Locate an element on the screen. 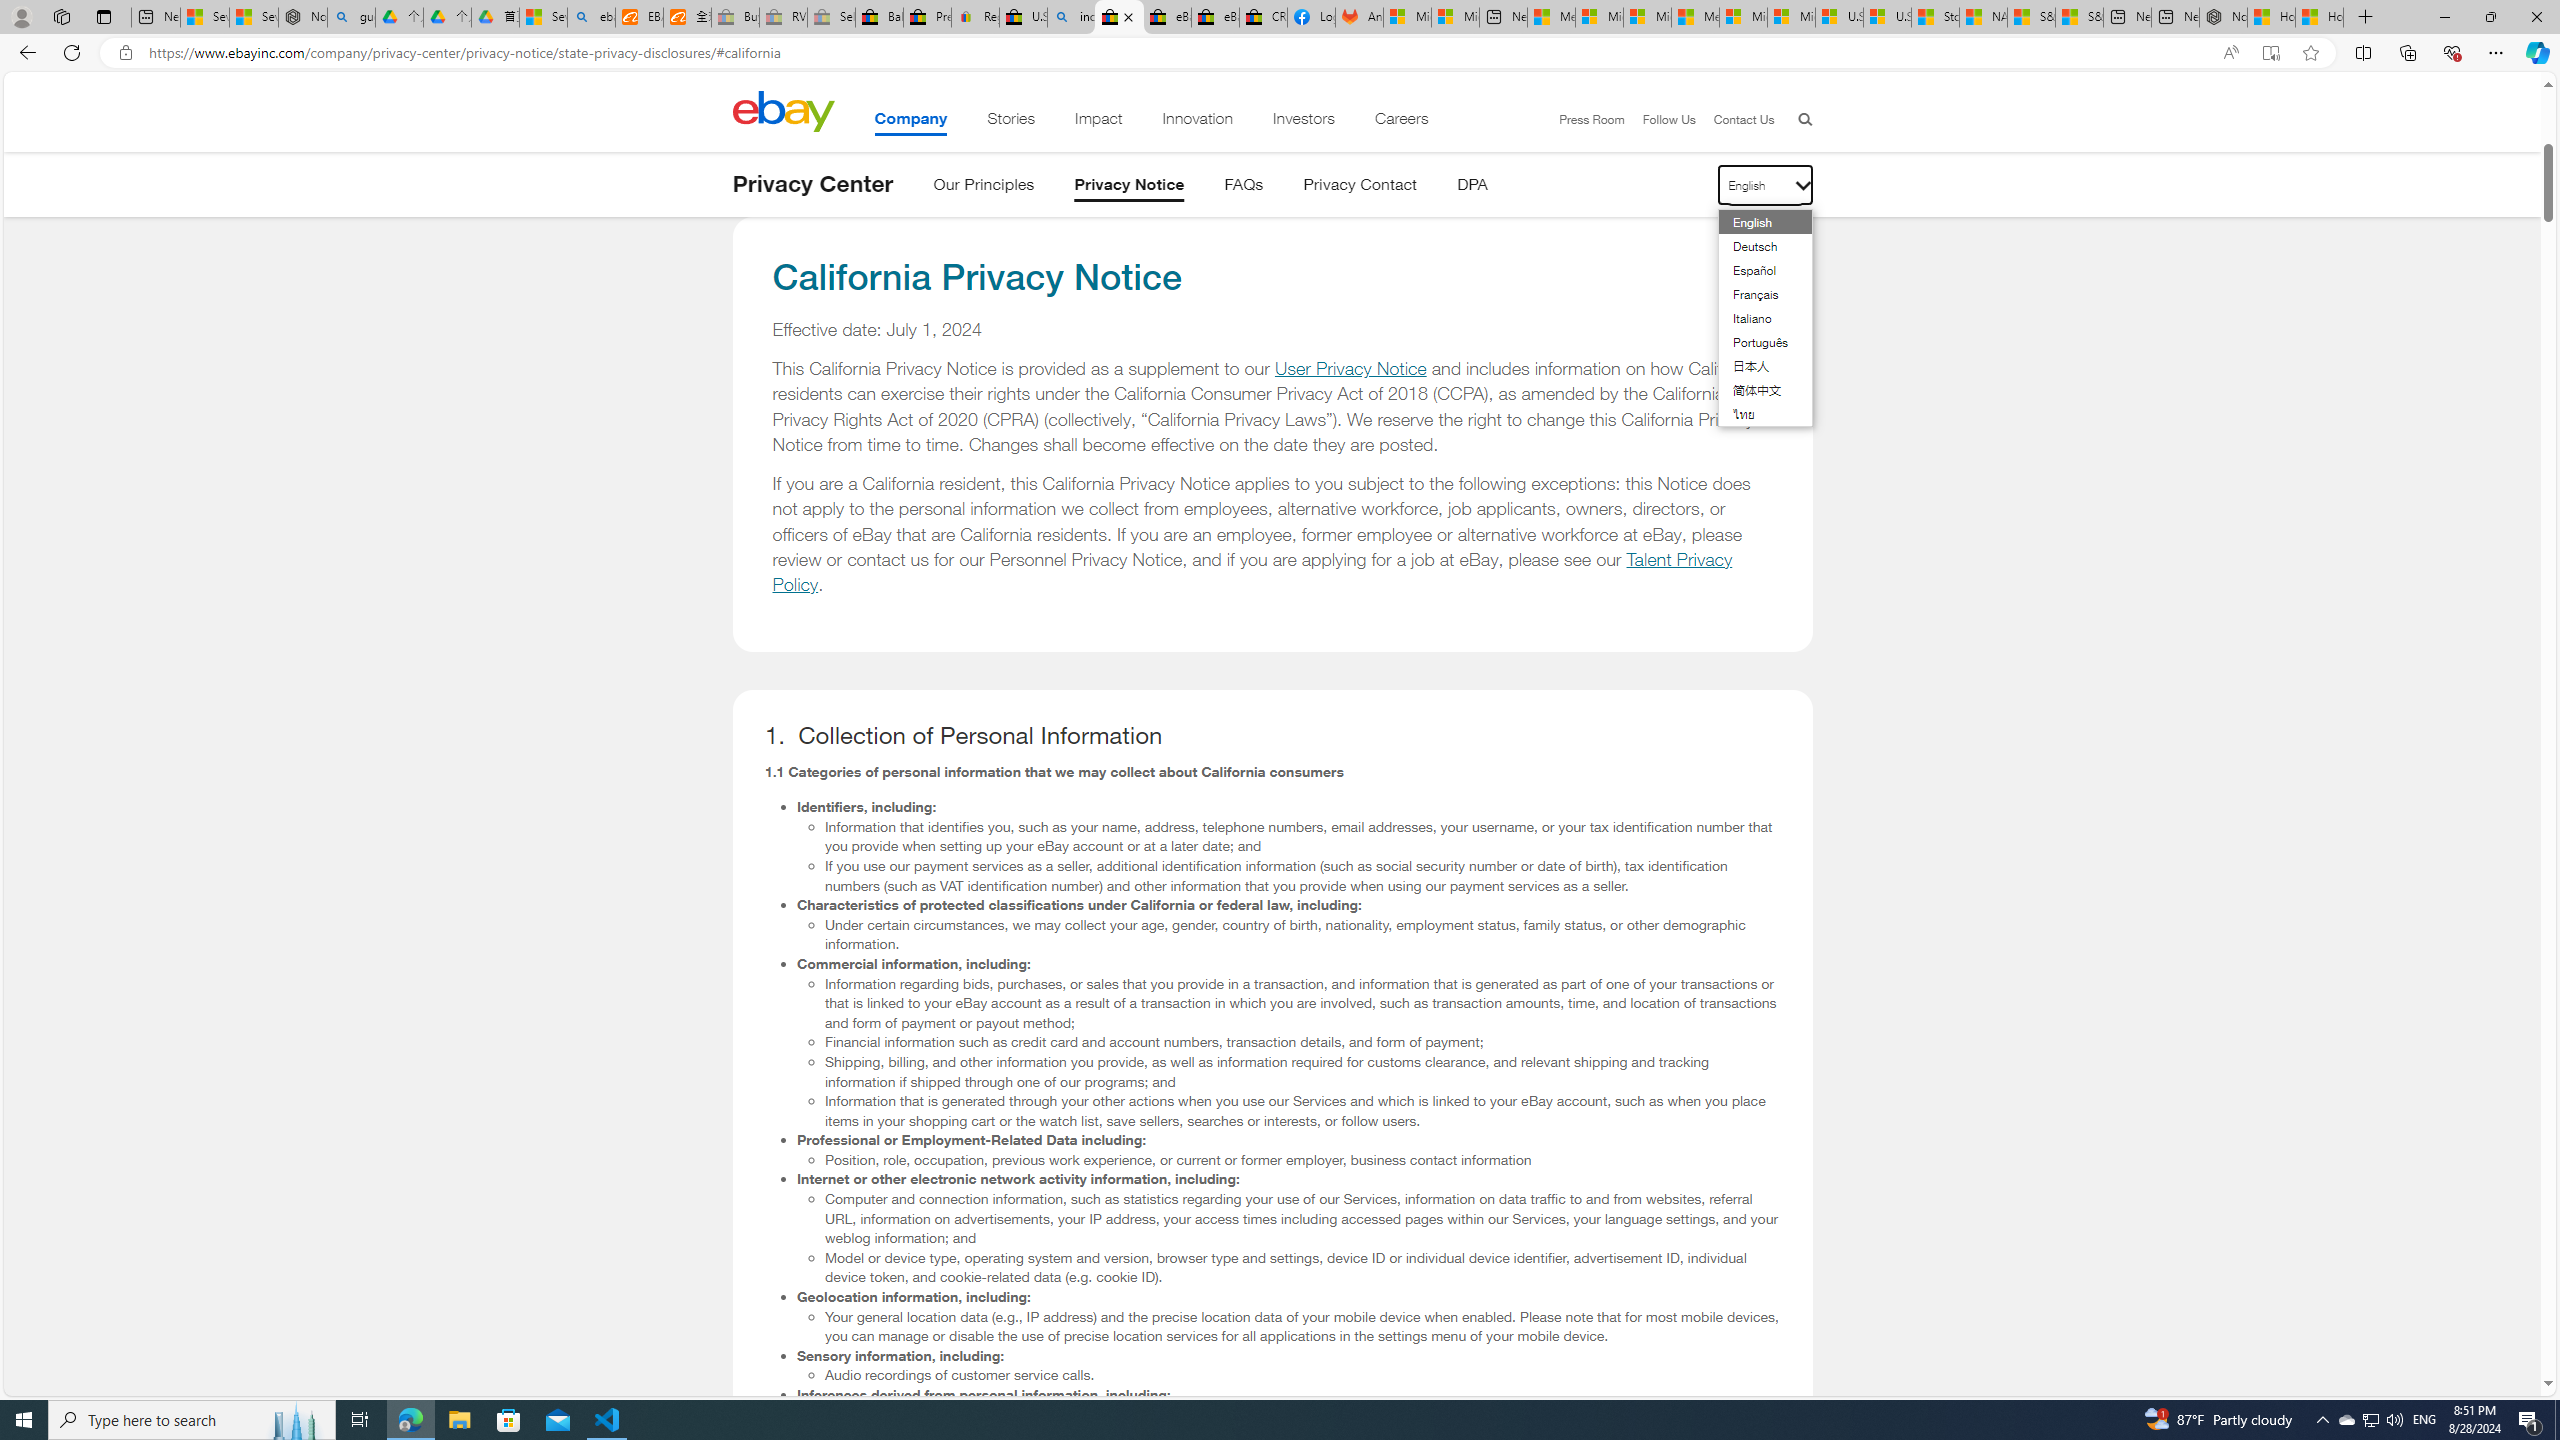 Image resolution: width=2560 pixels, height=1440 pixels. 'Read aloud this page (Ctrl+Shift+U)' is located at coordinates (2230, 53).